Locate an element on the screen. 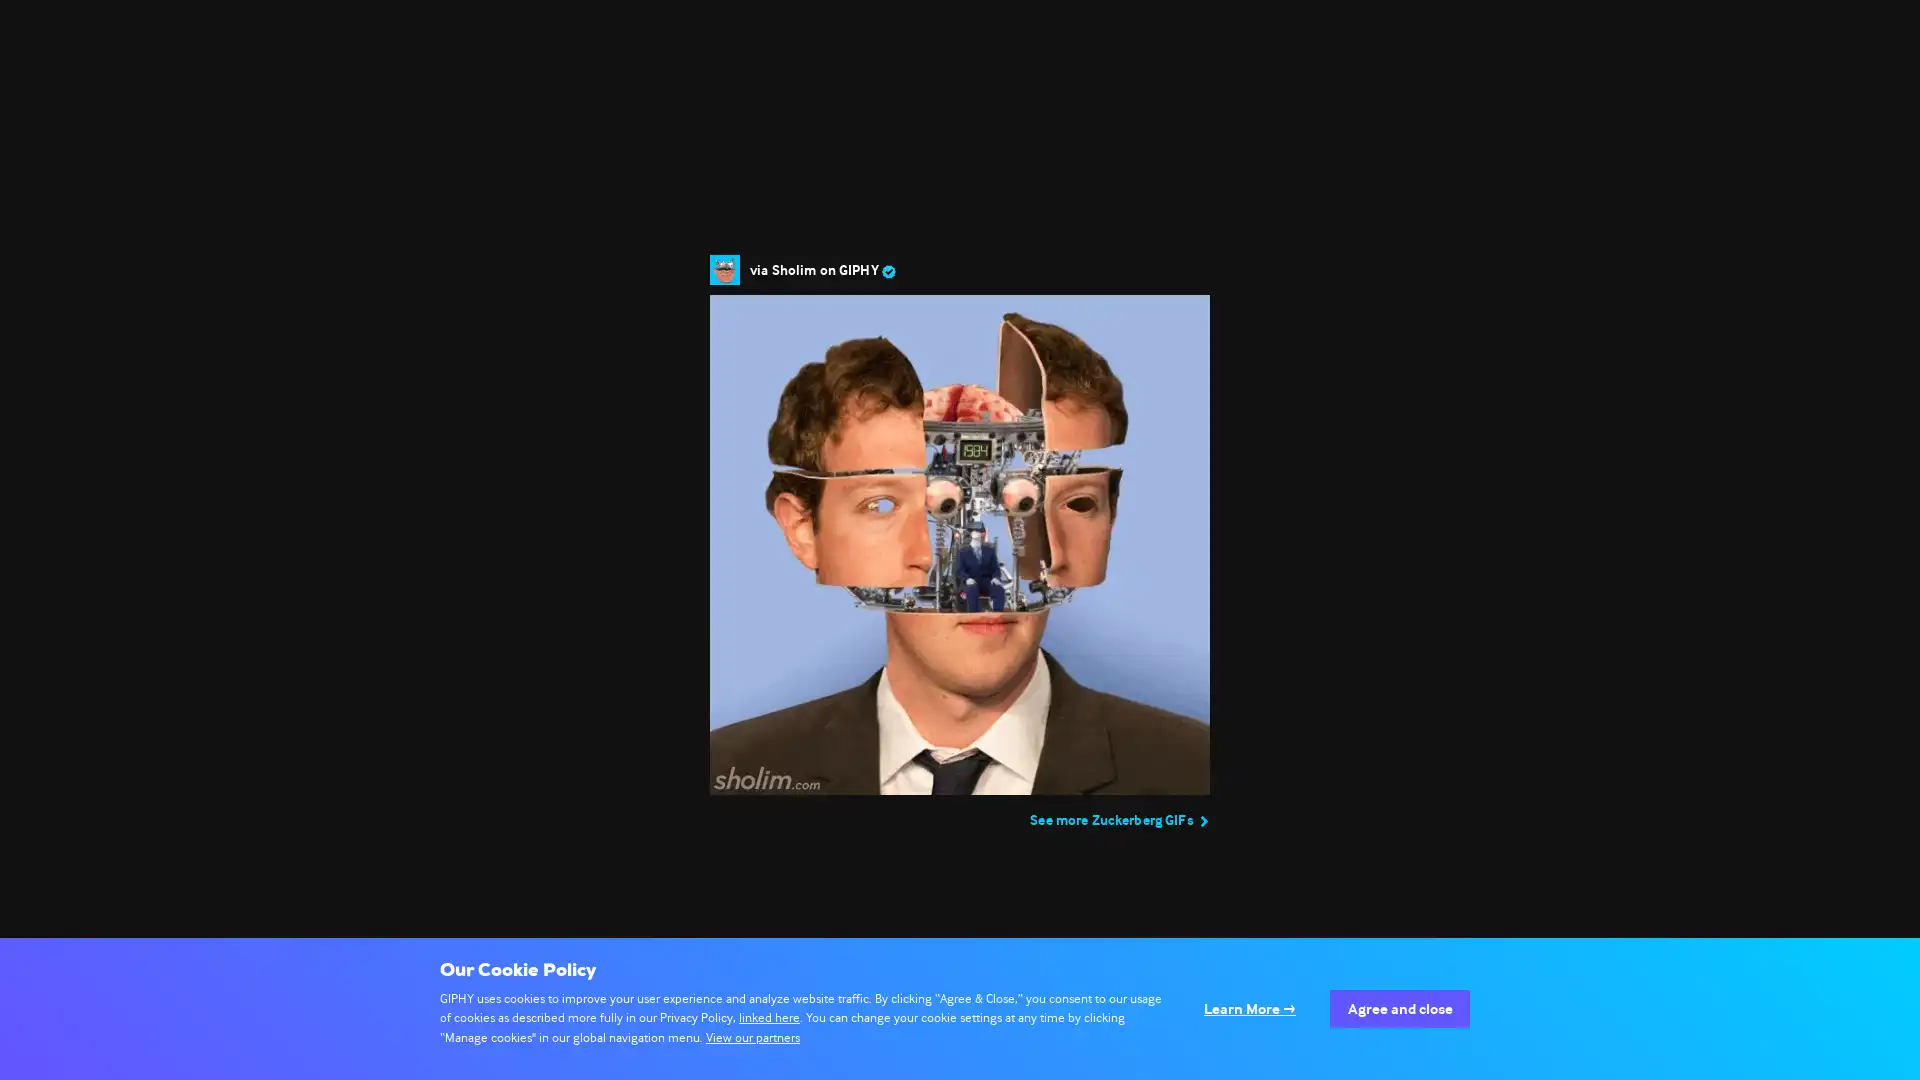 The width and height of the screenshot is (1920, 1080). Agree to our data processing and close is located at coordinates (1399, 1009).